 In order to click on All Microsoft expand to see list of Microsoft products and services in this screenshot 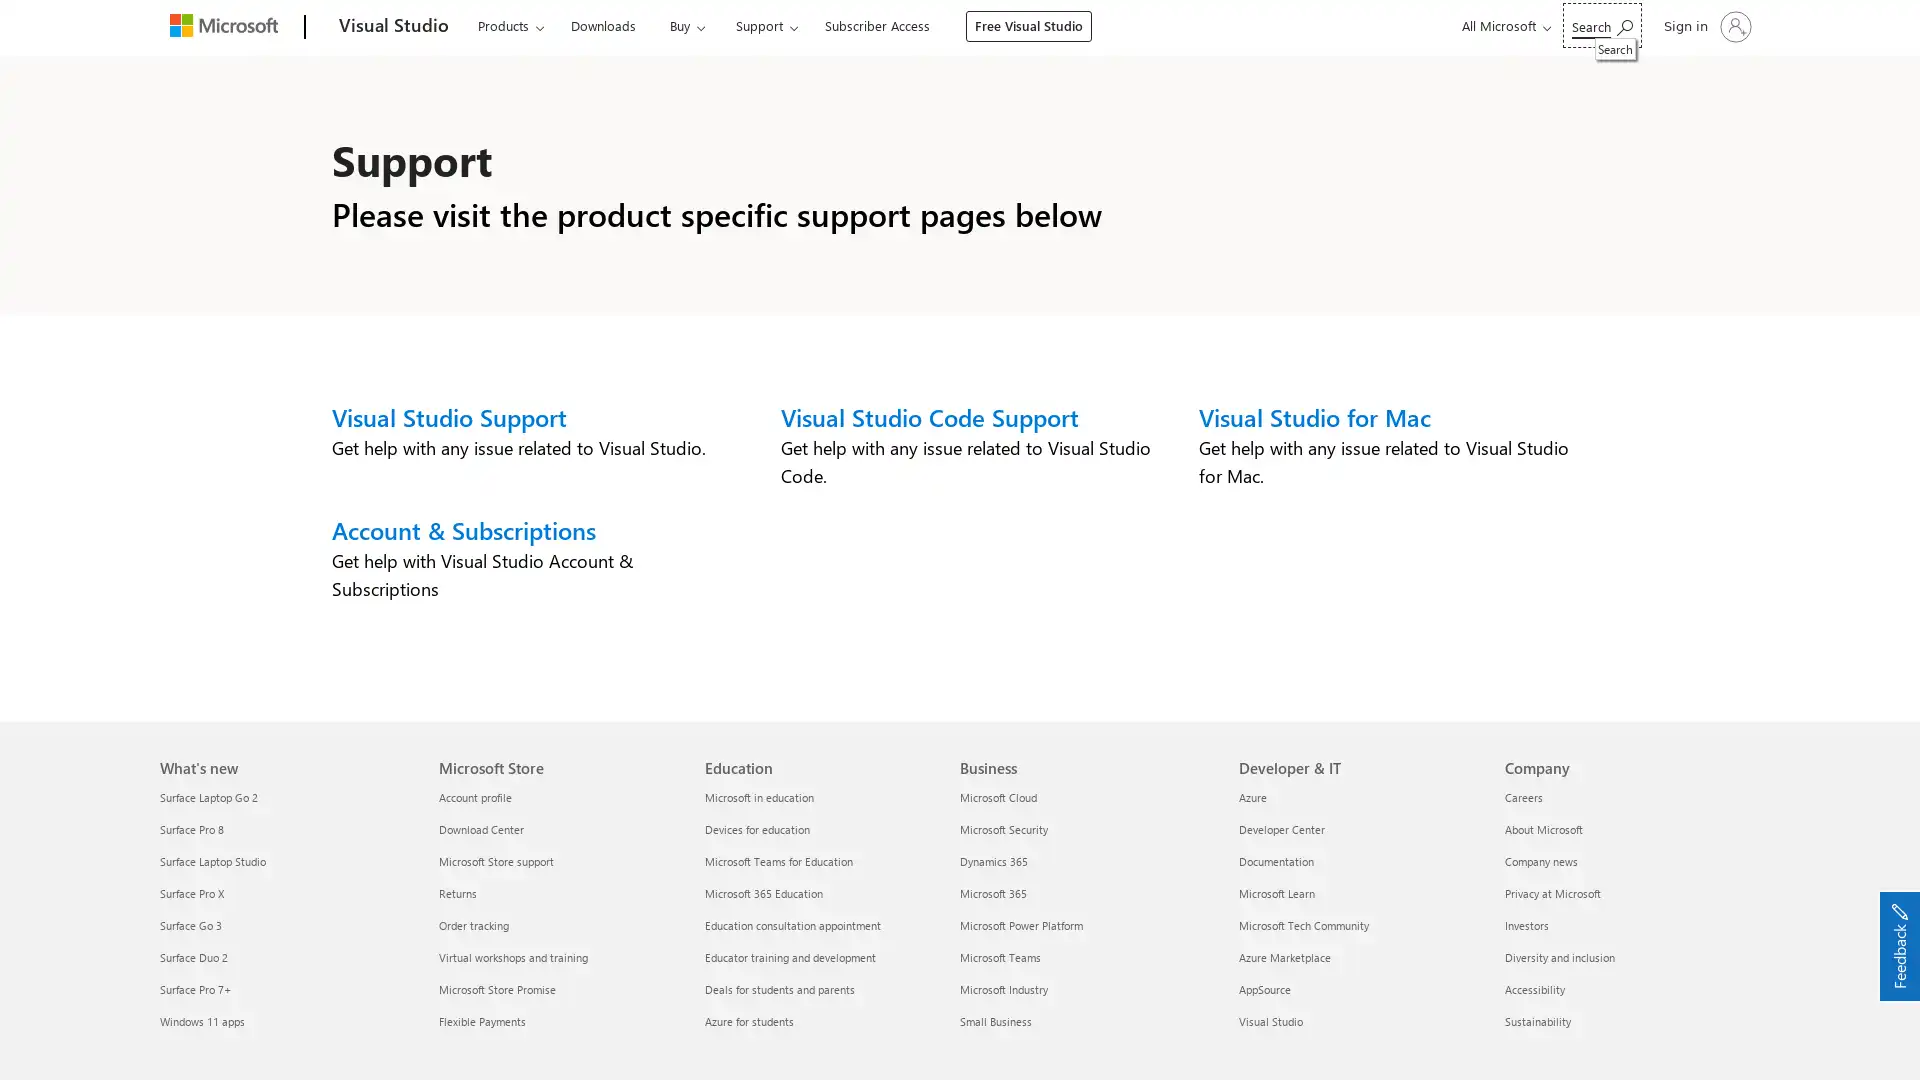, I will do `click(1503, 26)`.